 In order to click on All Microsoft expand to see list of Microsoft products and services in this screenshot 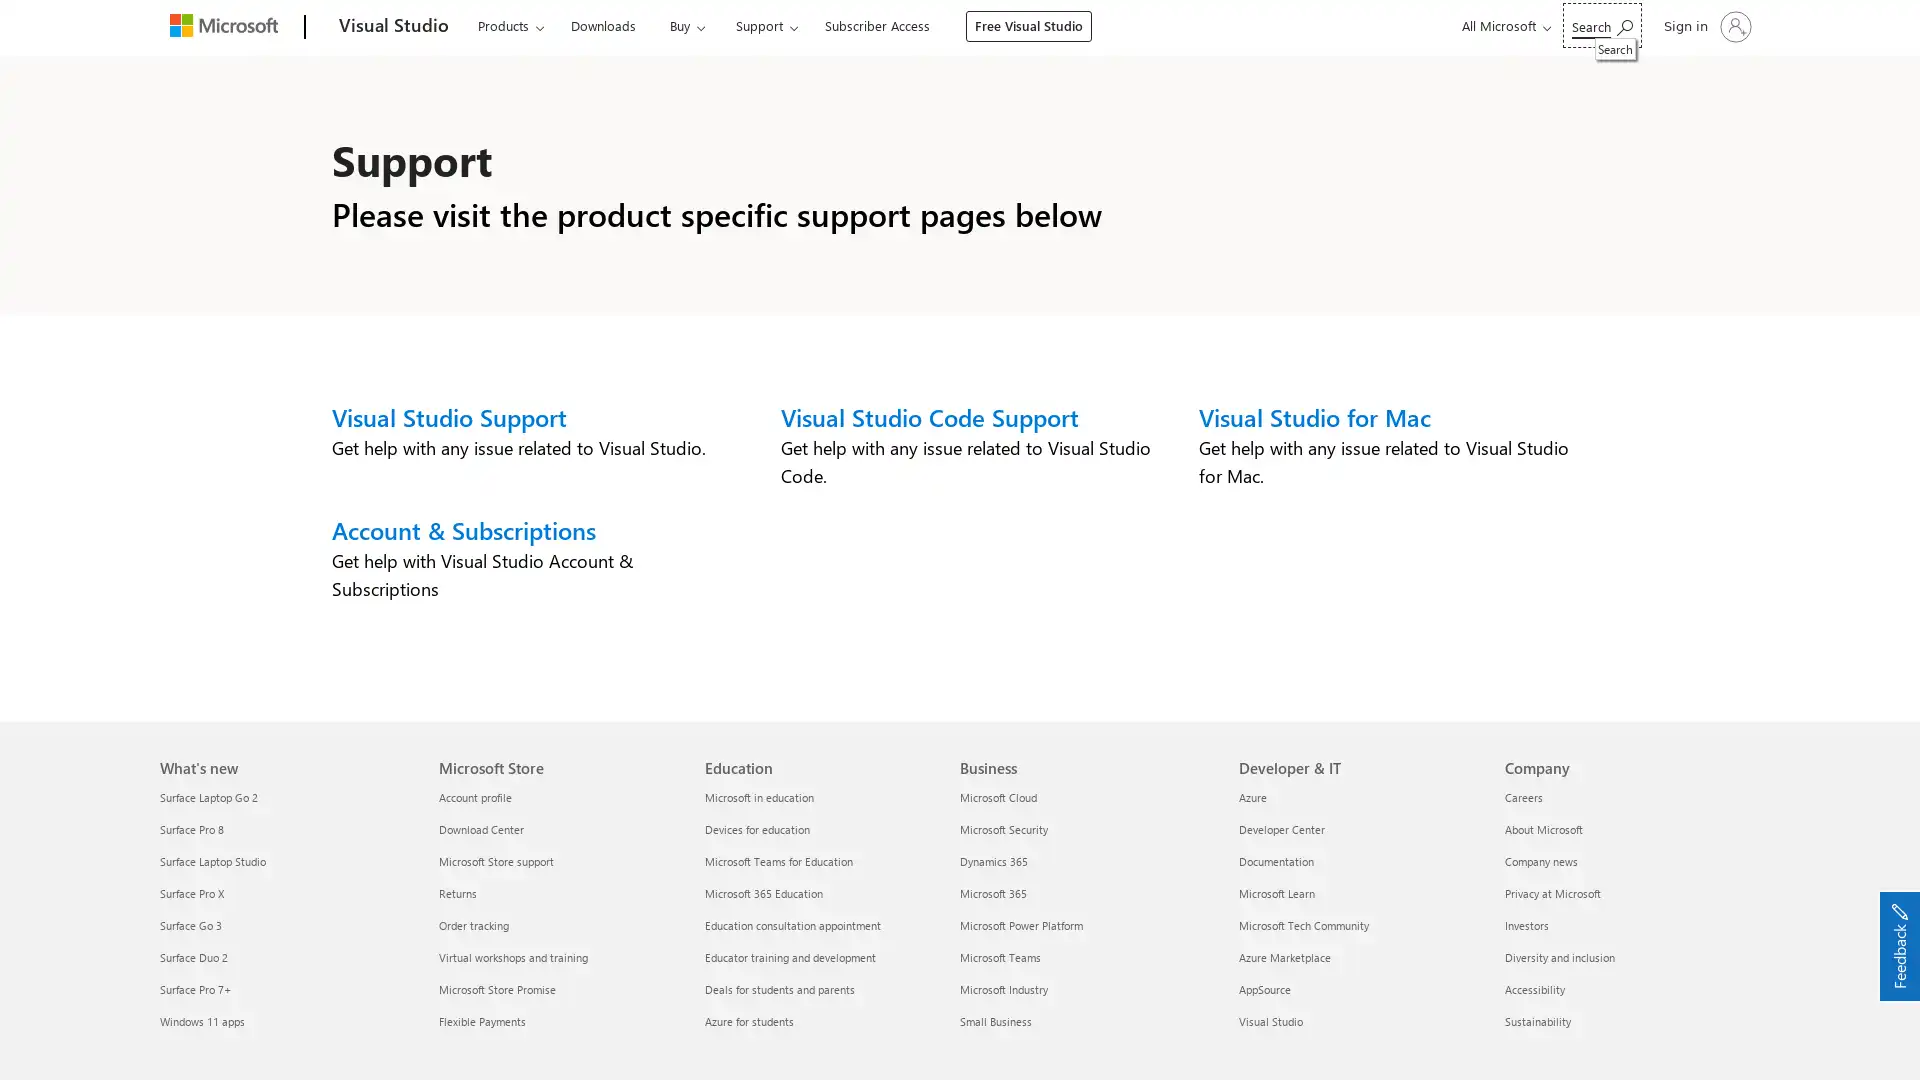, I will do `click(1503, 26)`.